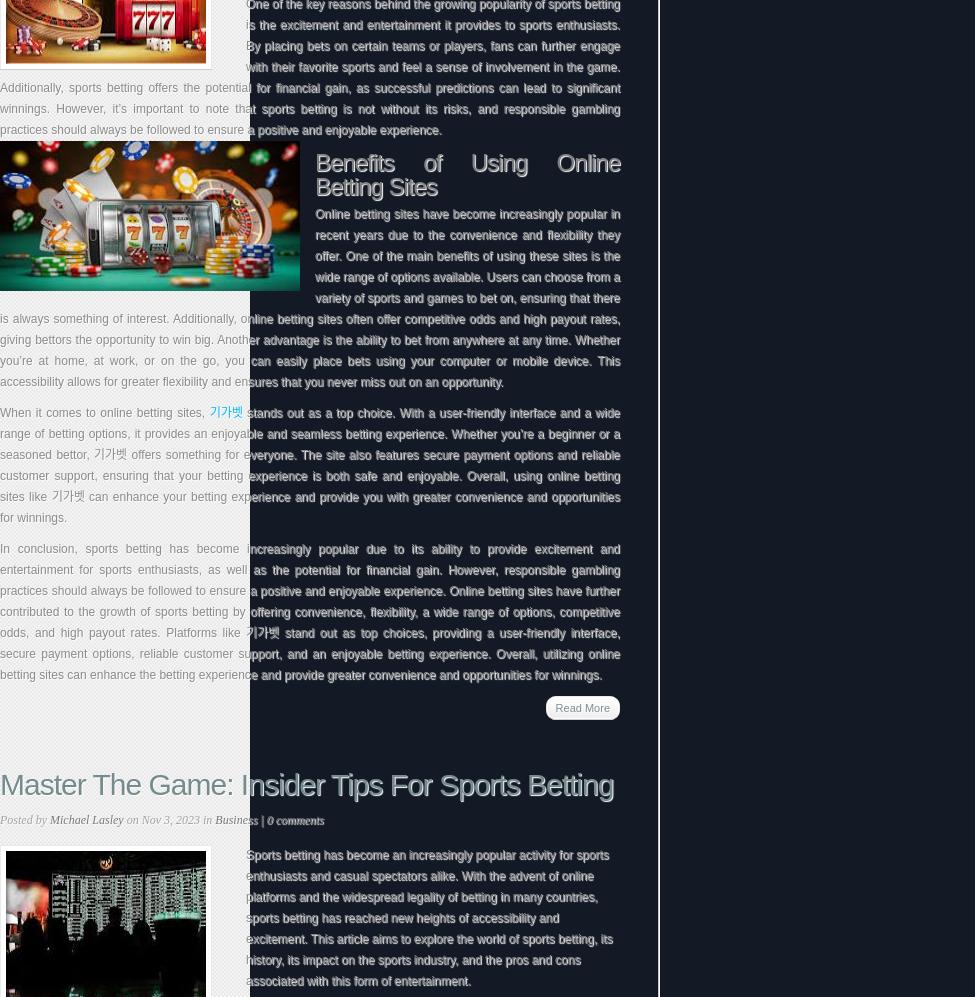 This screenshot has width=975, height=997. What do you see at coordinates (308, 465) in the screenshot?
I see `'stands out as a top choice. With a user-friendly interface and a wide range of betting options, it provides an enjoyable and seamless betting experience. Whether you’re a beginner or a seasoned bettor, 기가벳 offers something for everyone. The site also features secure payment options and reliable customer support, ensuring that your betting experience is both safe and enjoyable. Overall, using online betting sites like 기가벳 can enhance your betting experience and provide you with greater convenience and opportunities for winnings.'` at bounding box center [308, 465].